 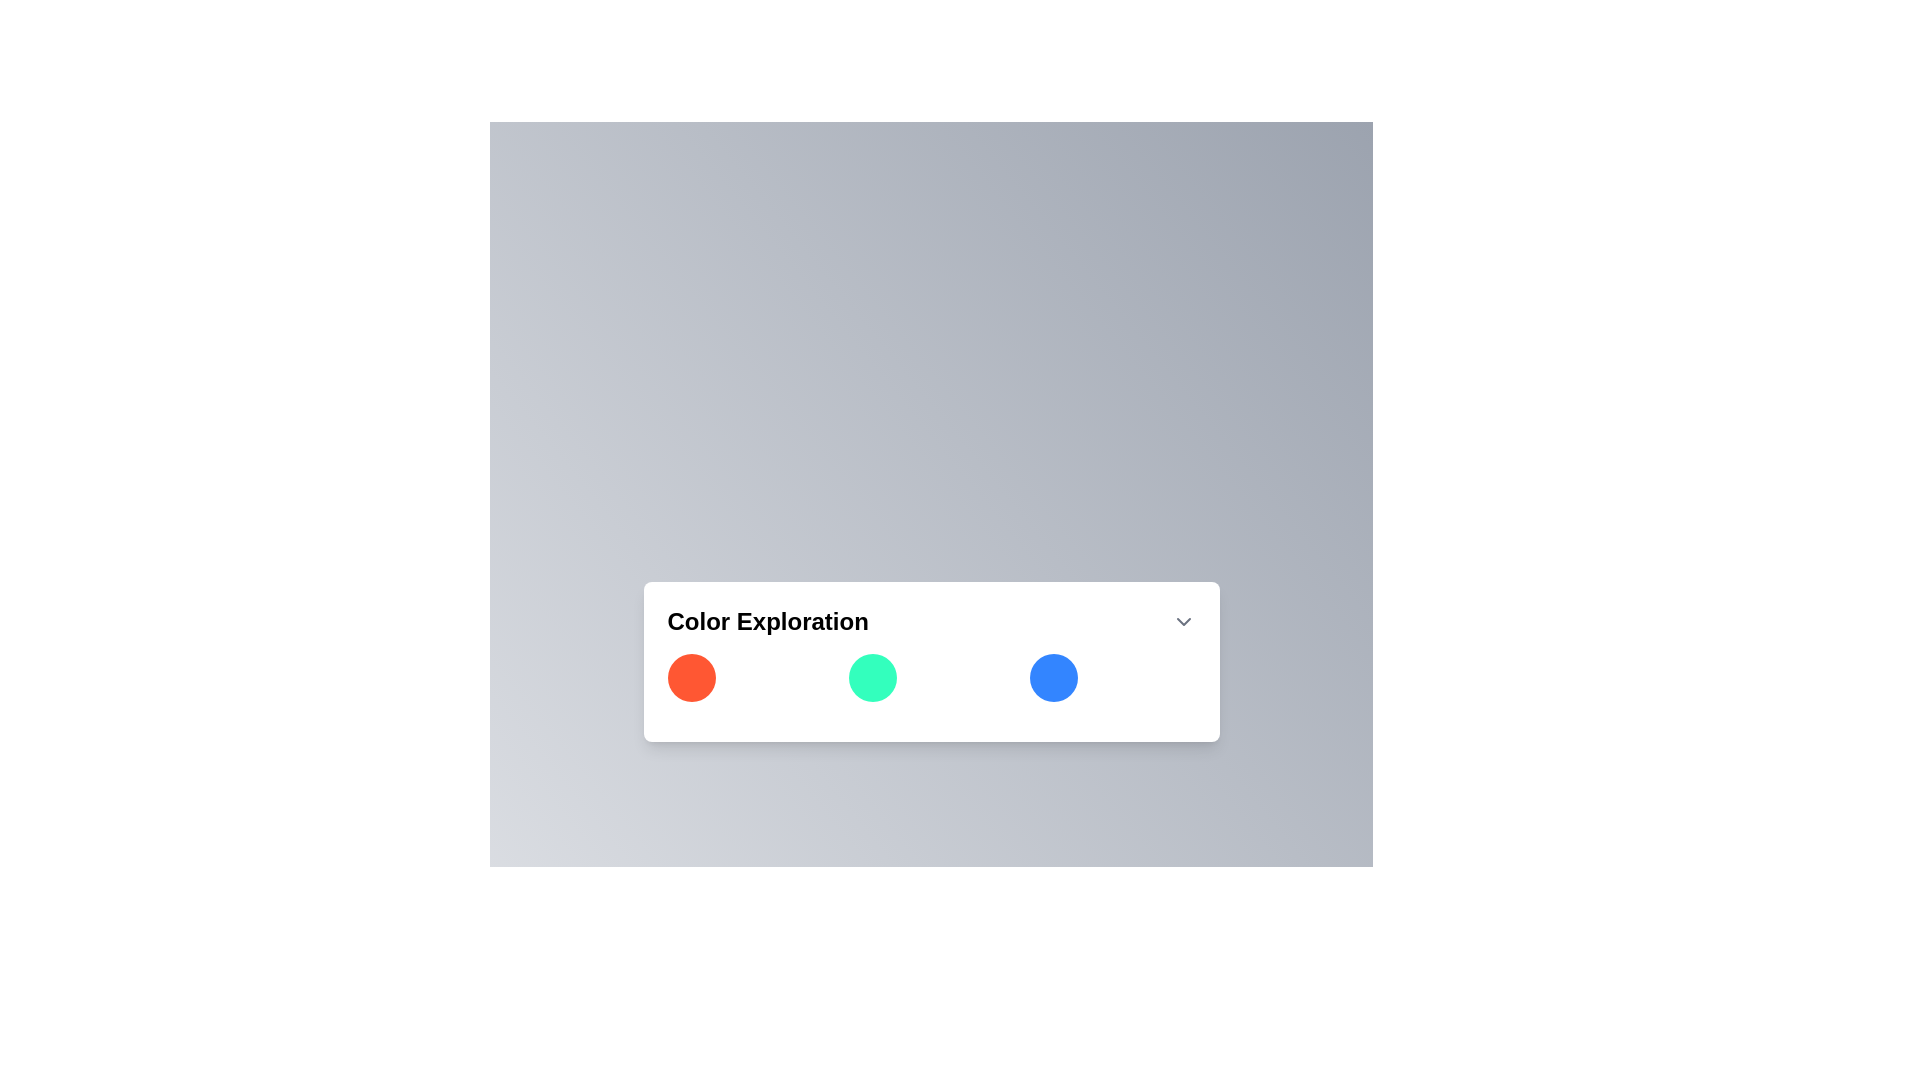 What do you see at coordinates (1183, 620) in the screenshot?
I see `the icon button located at the far right end of the 'Color Exploration' header` at bounding box center [1183, 620].